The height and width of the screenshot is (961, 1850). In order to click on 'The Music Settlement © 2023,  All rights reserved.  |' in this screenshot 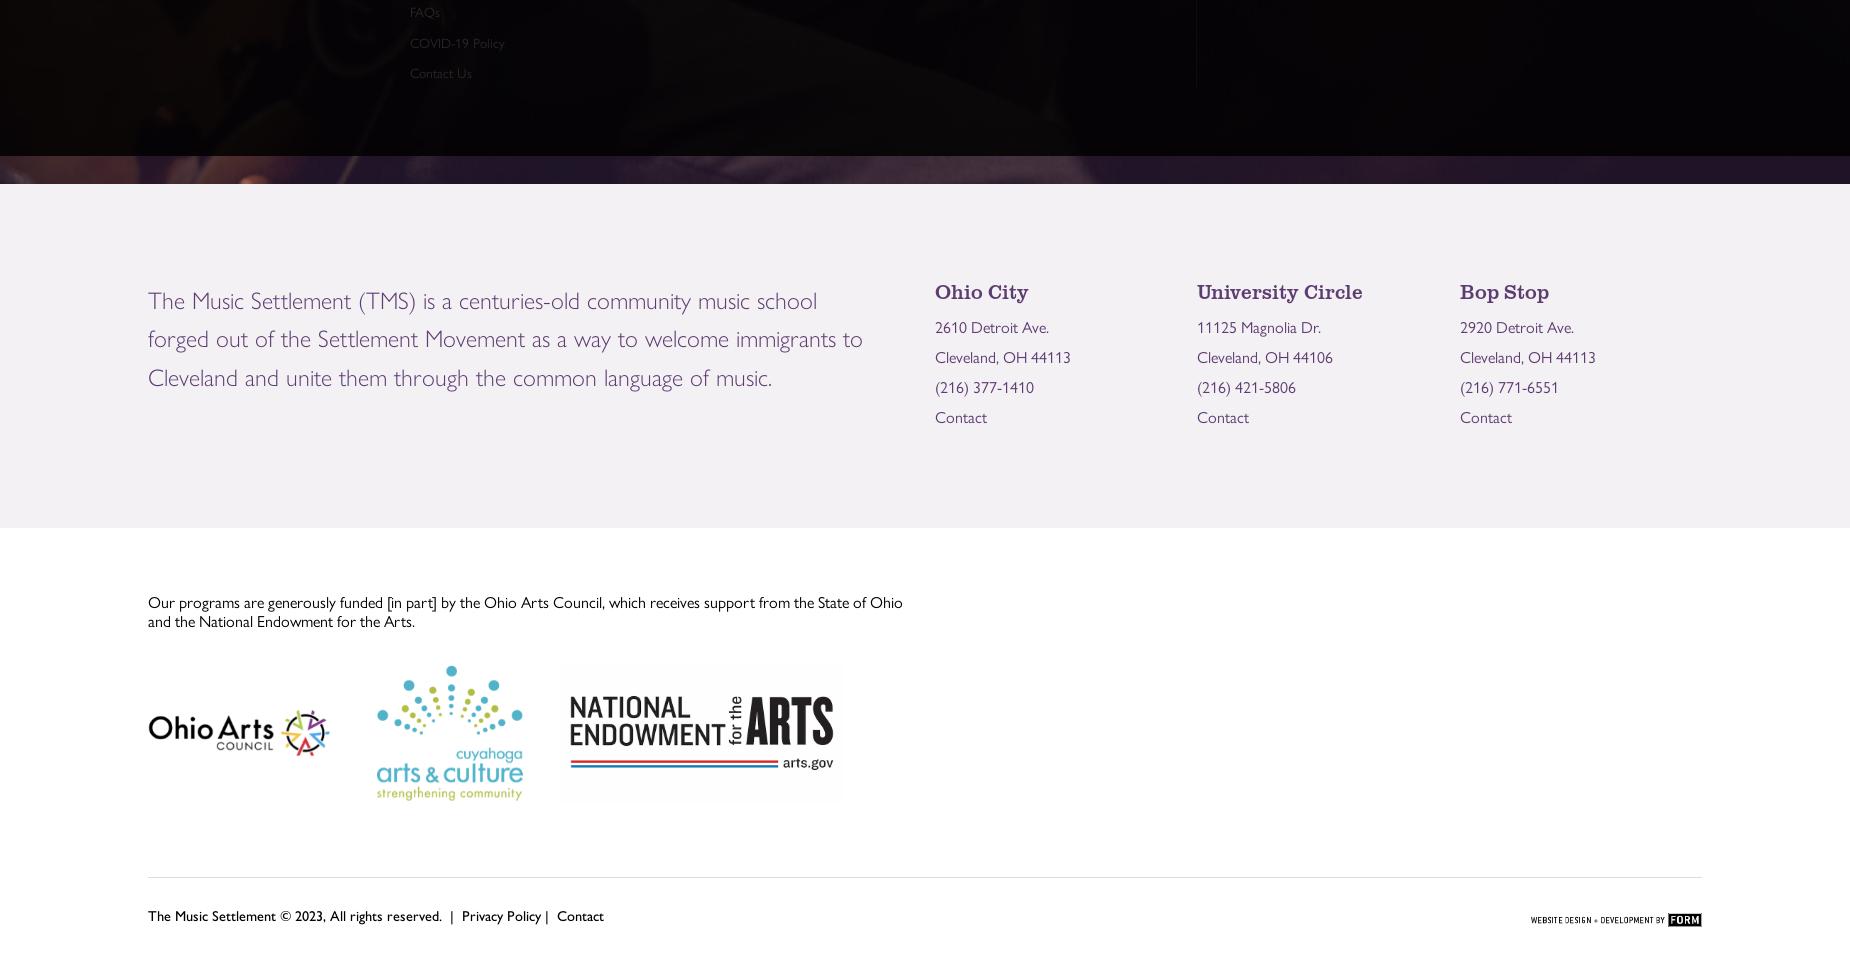, I will do `click(147, 914)`.